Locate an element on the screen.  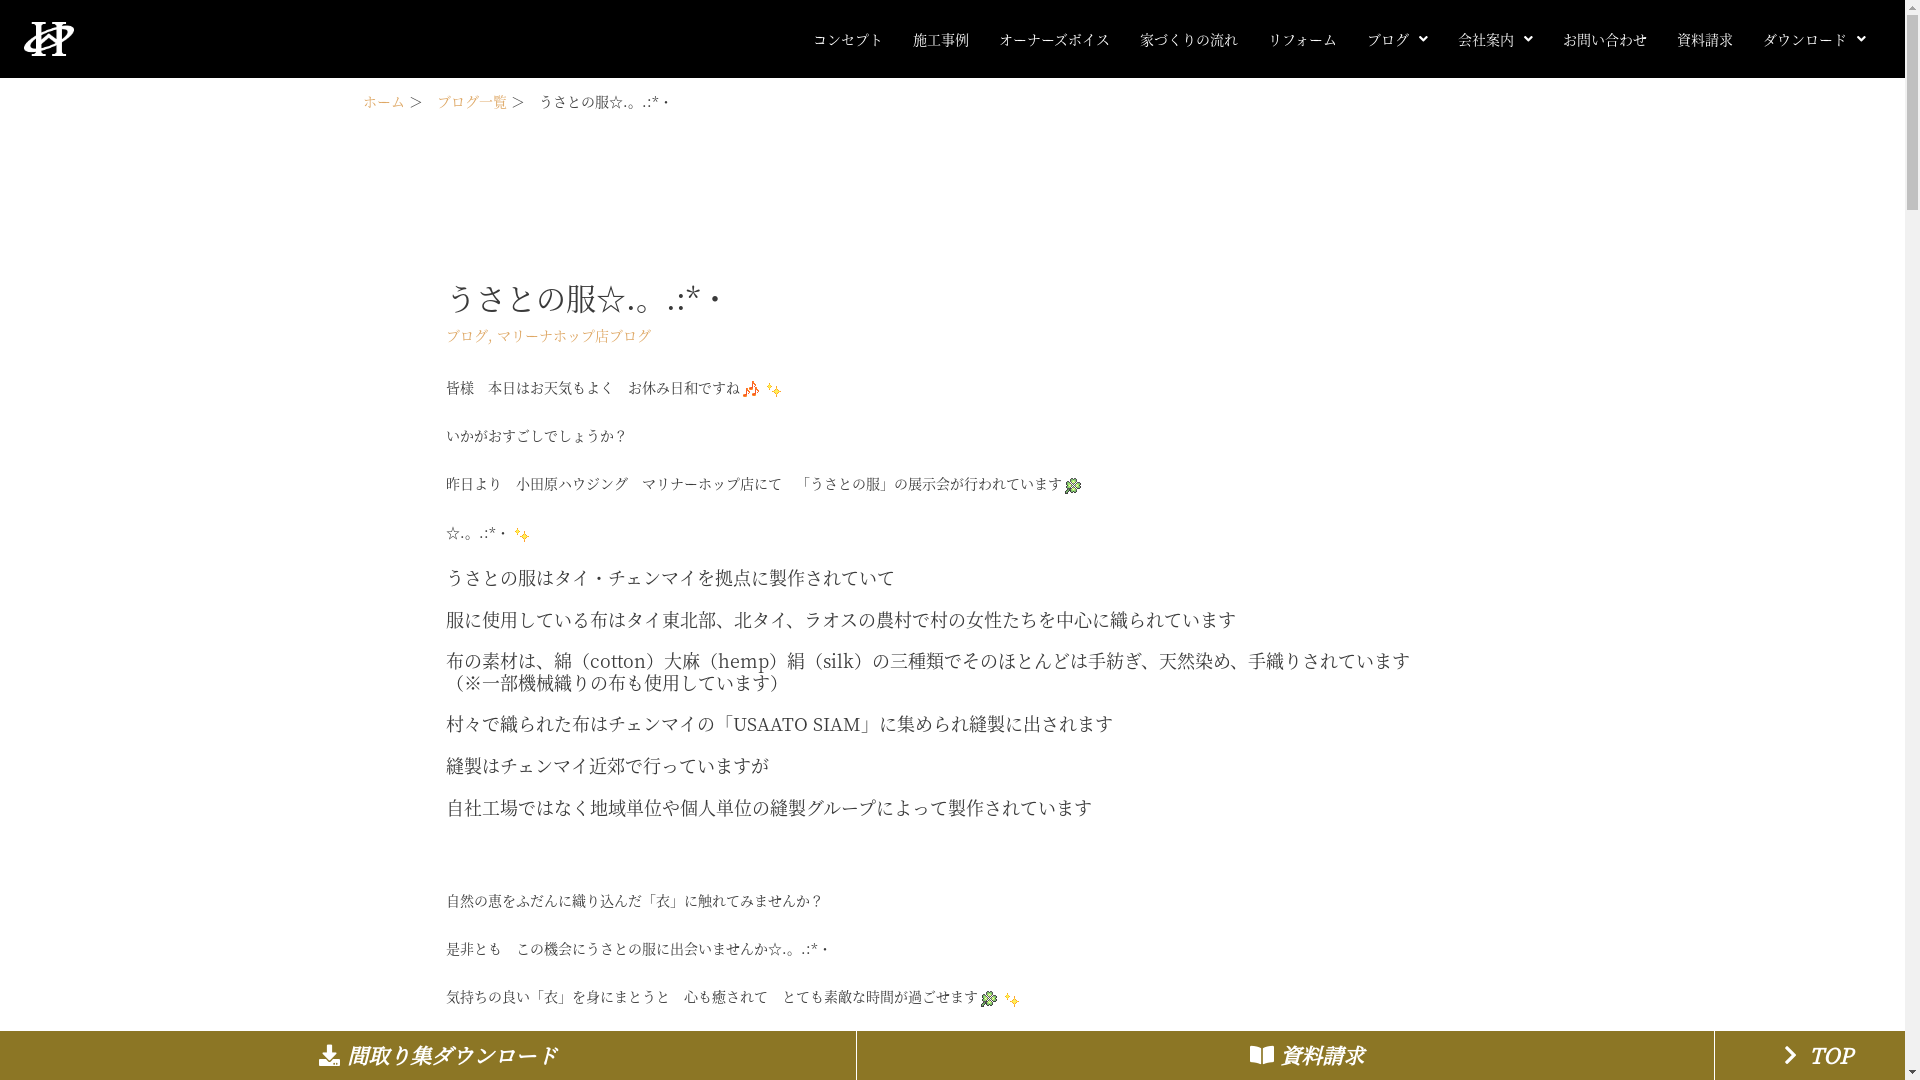
'TOP' is located at coordinates (1814, 1054).